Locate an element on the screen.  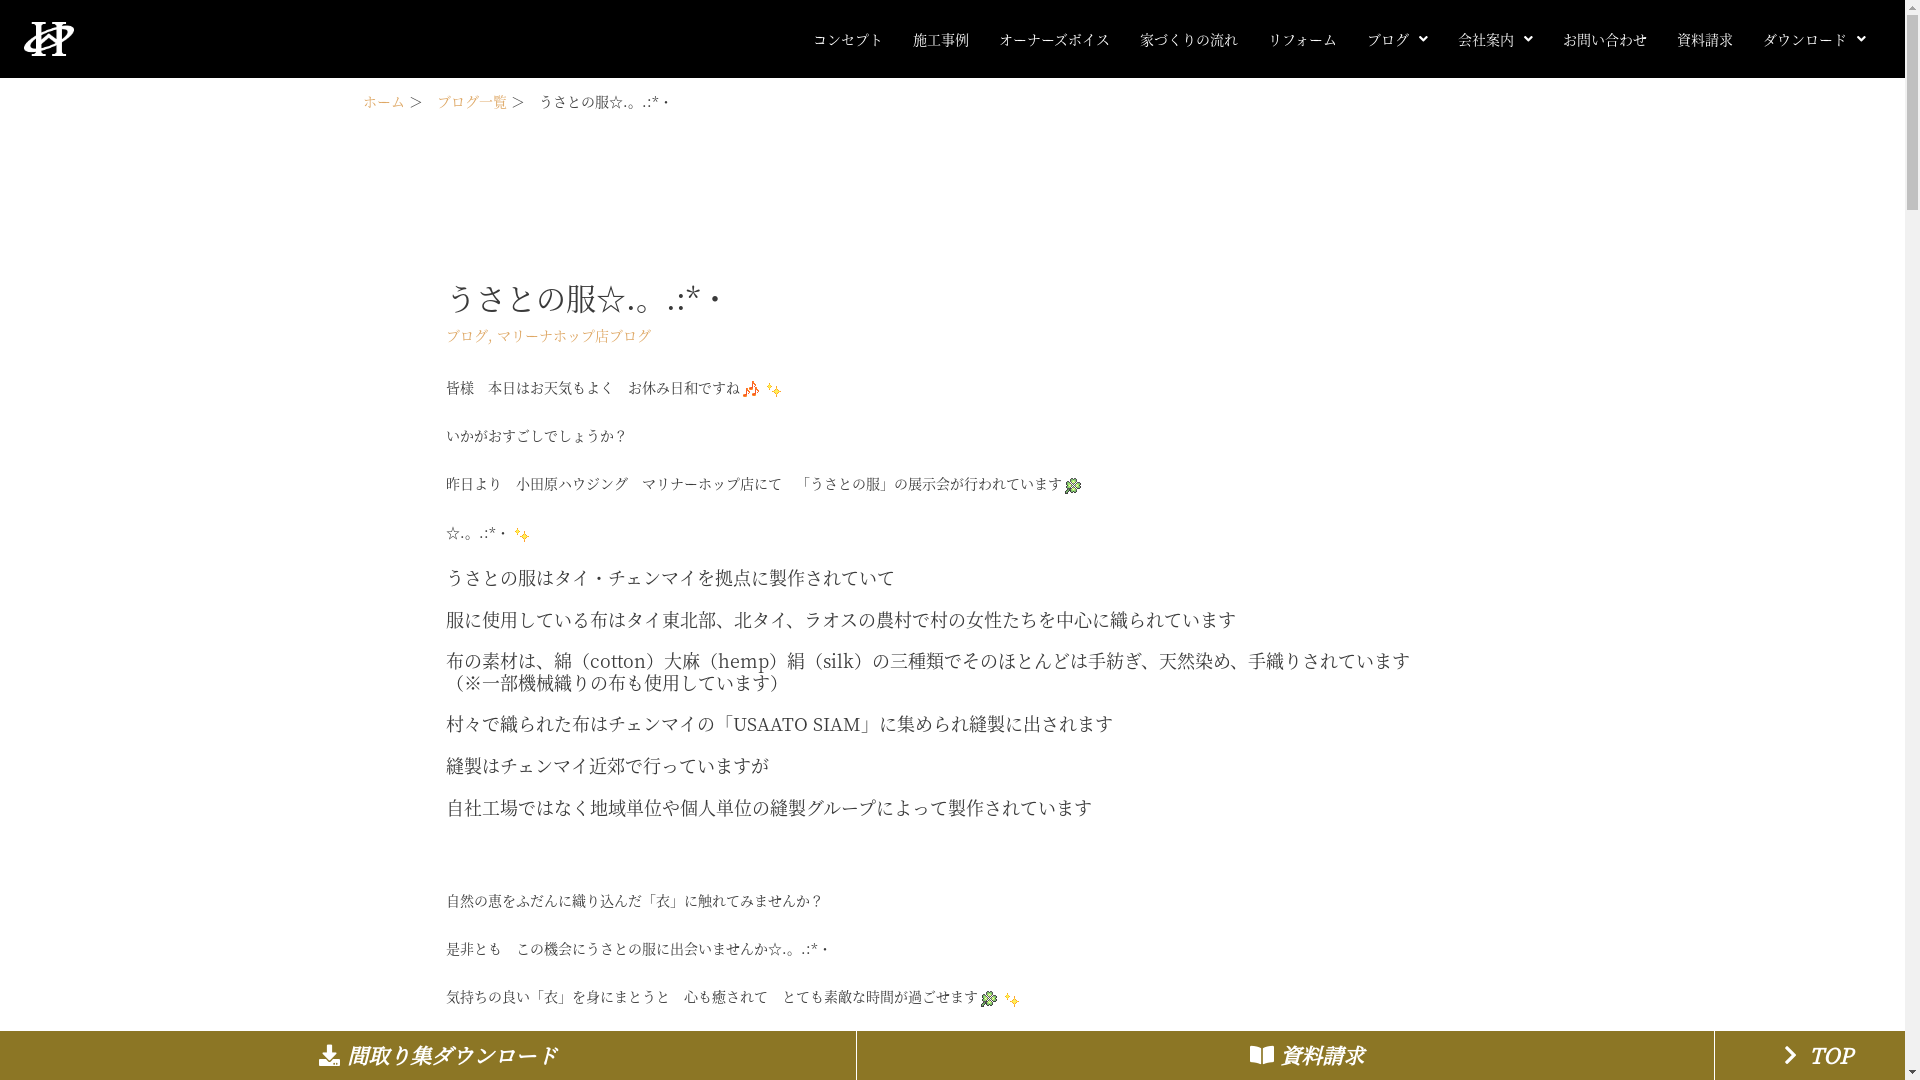
'TOP' is located at coordinates (1814, 1054).